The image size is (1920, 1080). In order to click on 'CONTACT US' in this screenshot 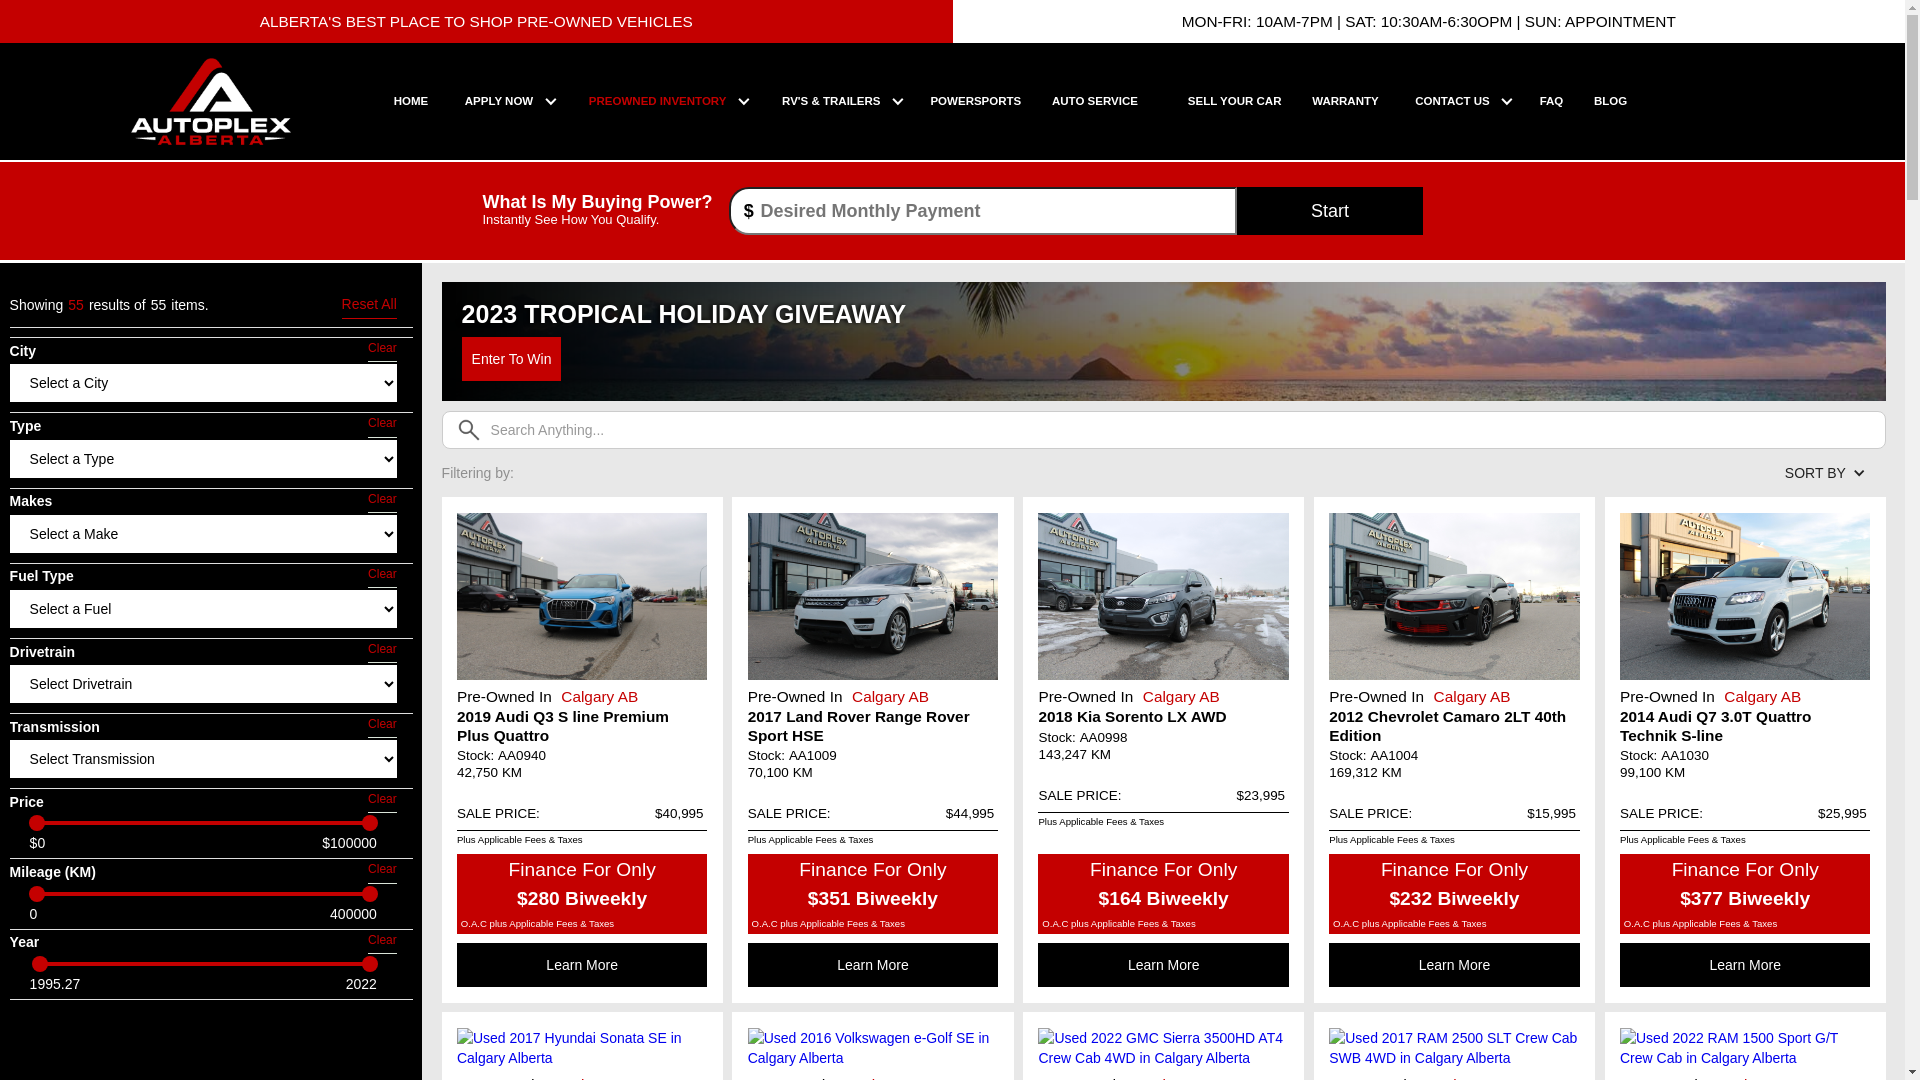, I will do `click(1408, 101)`.